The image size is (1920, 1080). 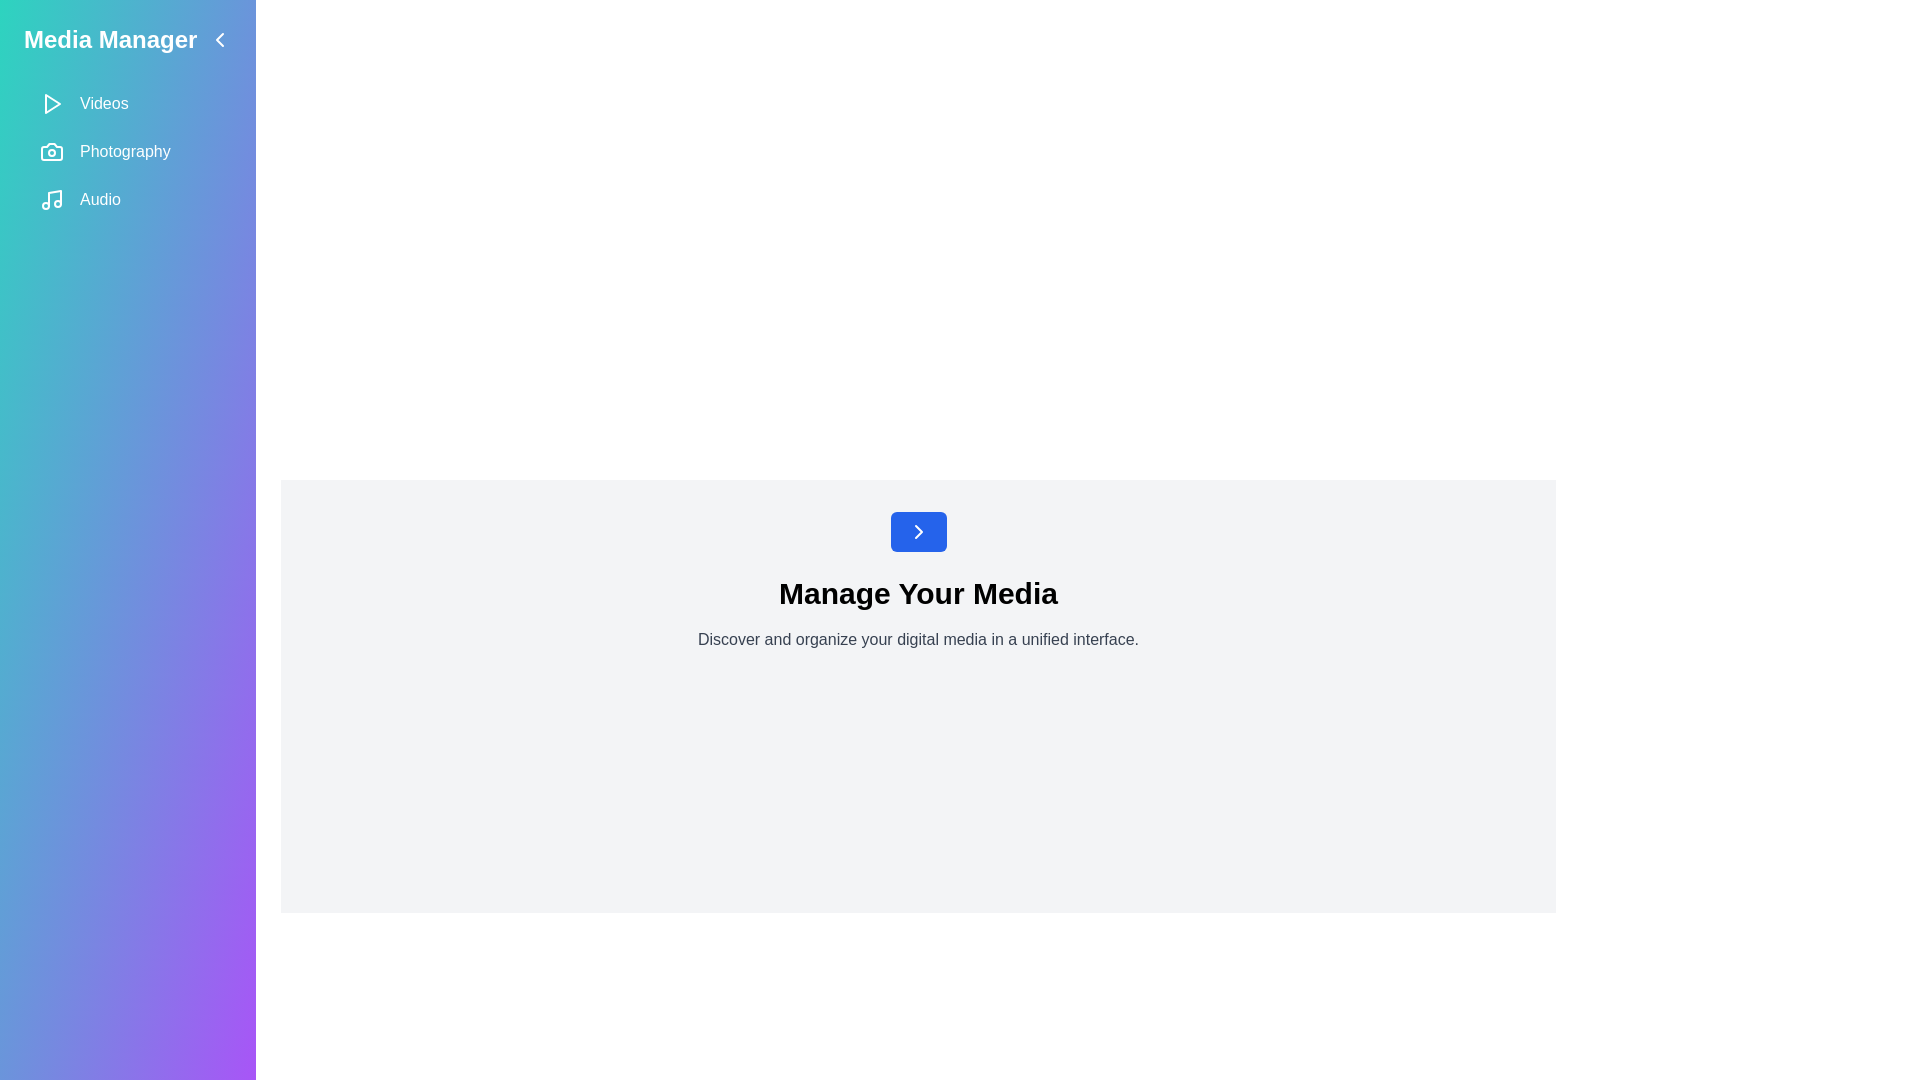 What do you see at coordinates (917, 531) in the screenshot?
I see `main button to toggle the sidebar` at bounding box center [917, 531].